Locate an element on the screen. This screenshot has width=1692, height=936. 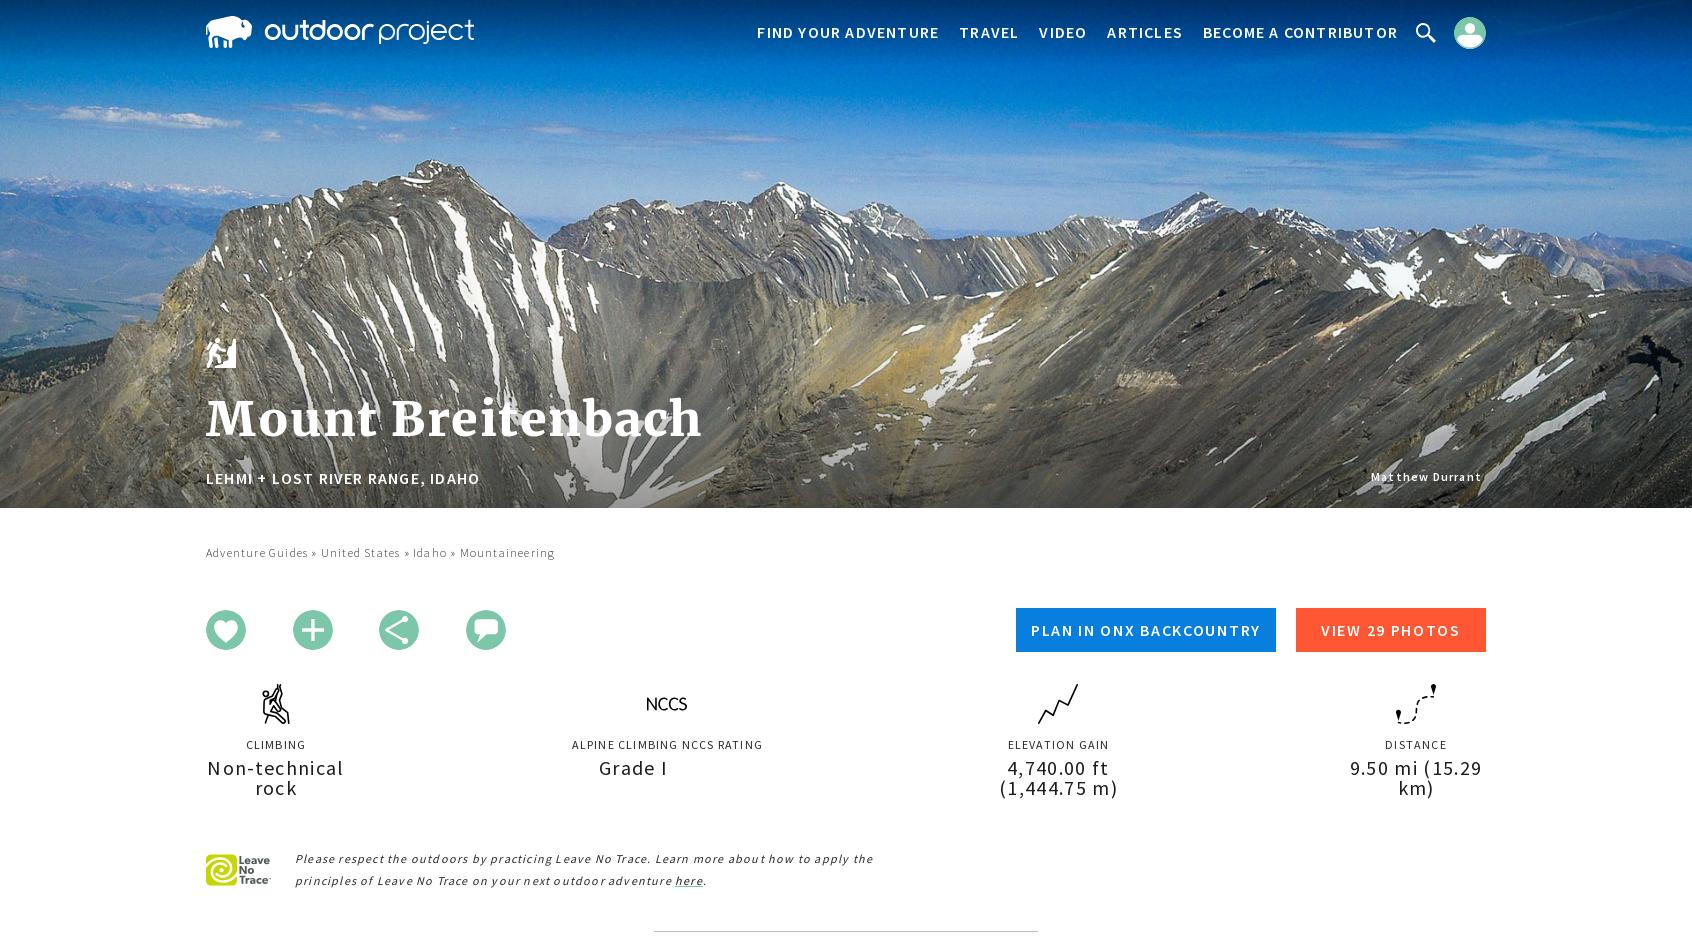
'Matthew Durrant' is located at coordinates (1425, 475).